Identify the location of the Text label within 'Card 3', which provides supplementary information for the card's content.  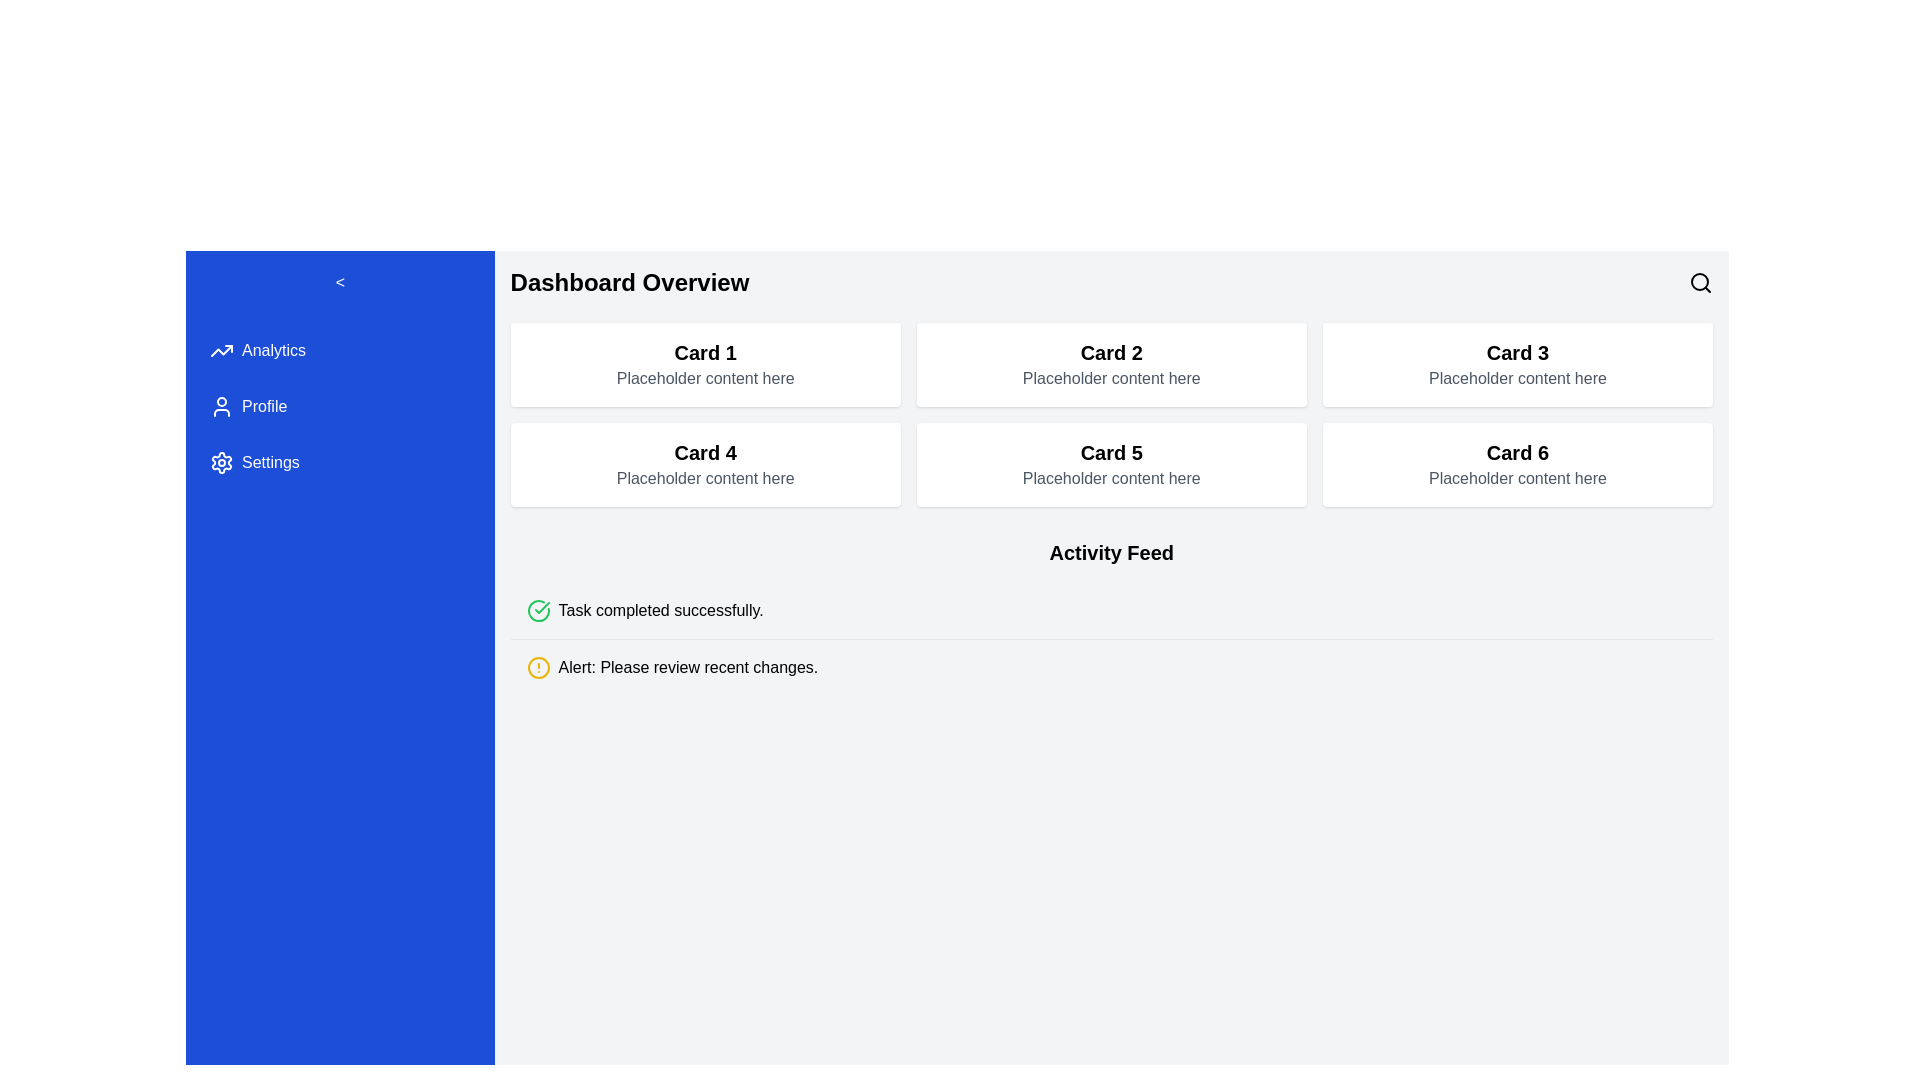
(1517, 378).